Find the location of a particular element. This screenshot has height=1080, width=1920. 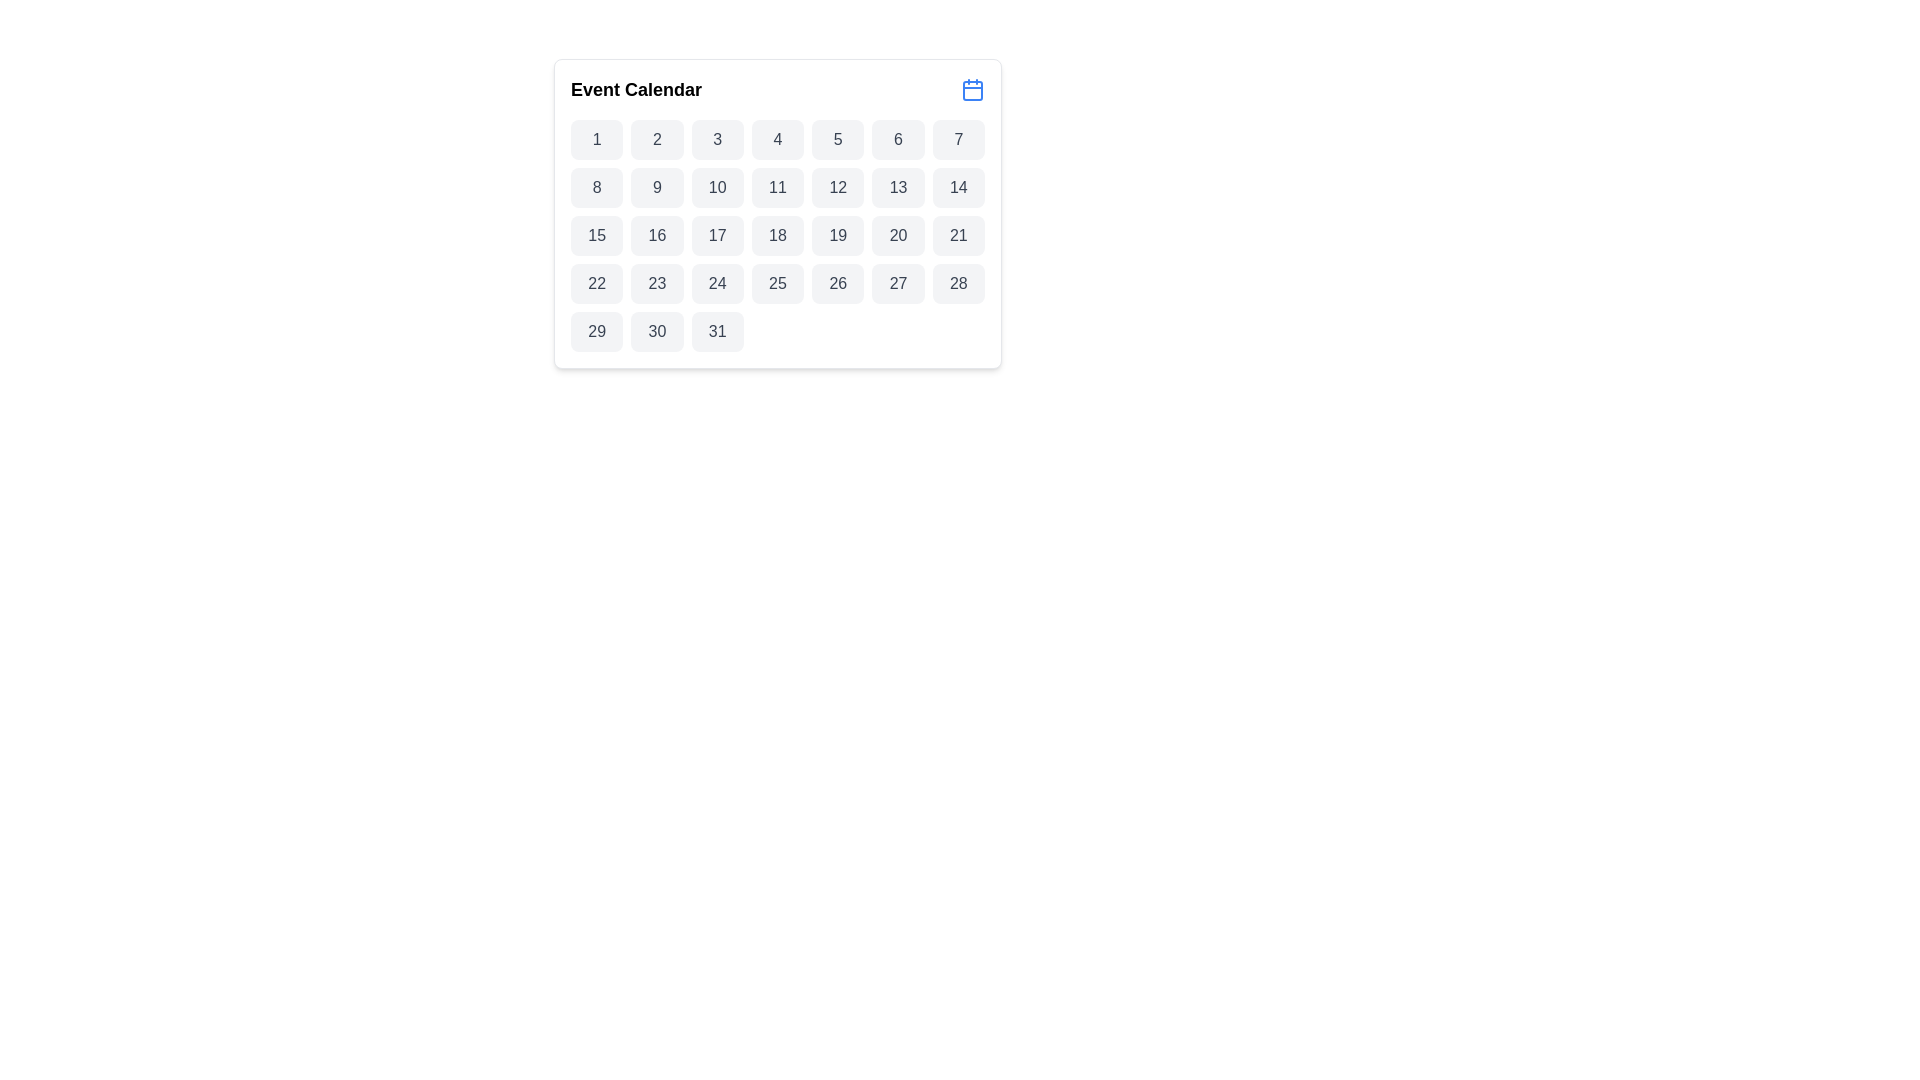

the button that allows users to select the 20th day of the displayed month is located at coordinates (897, 234).